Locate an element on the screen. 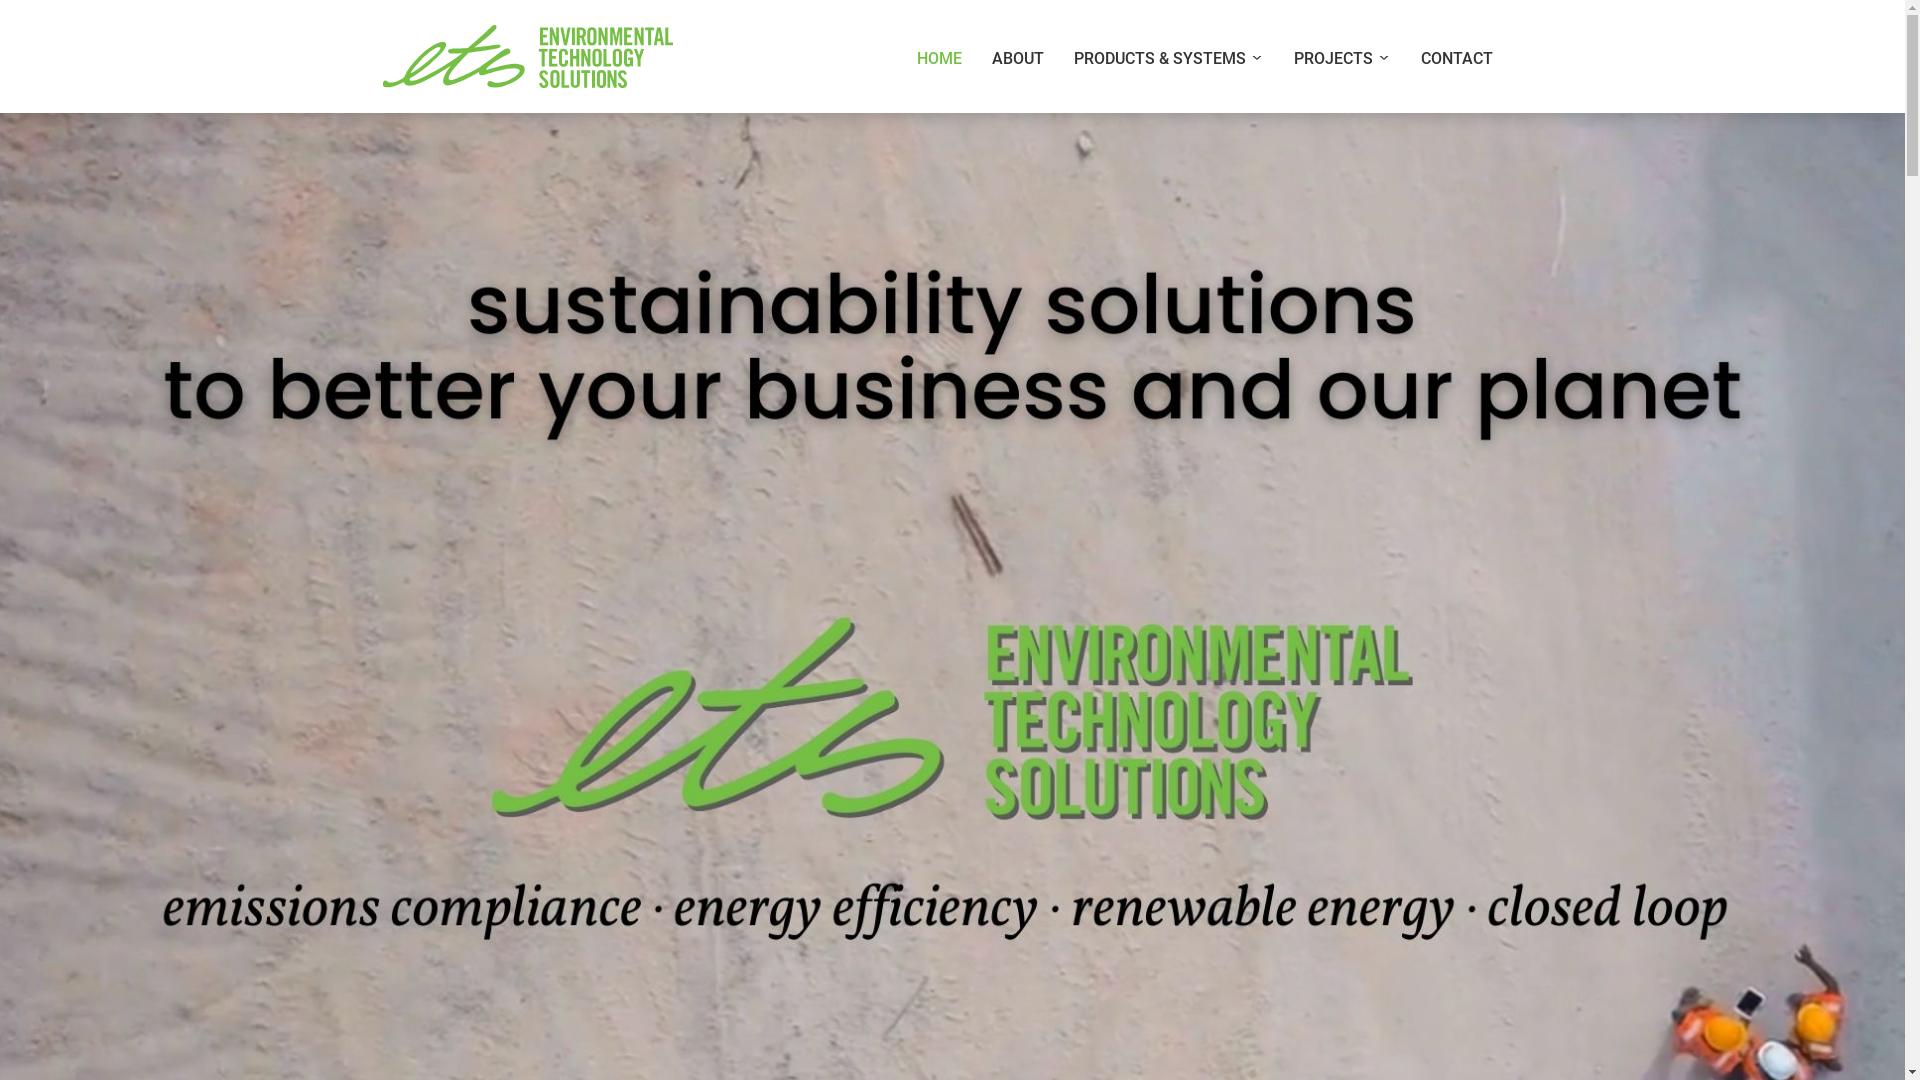  'ABOUT' is located at coordinates (1017, 57).